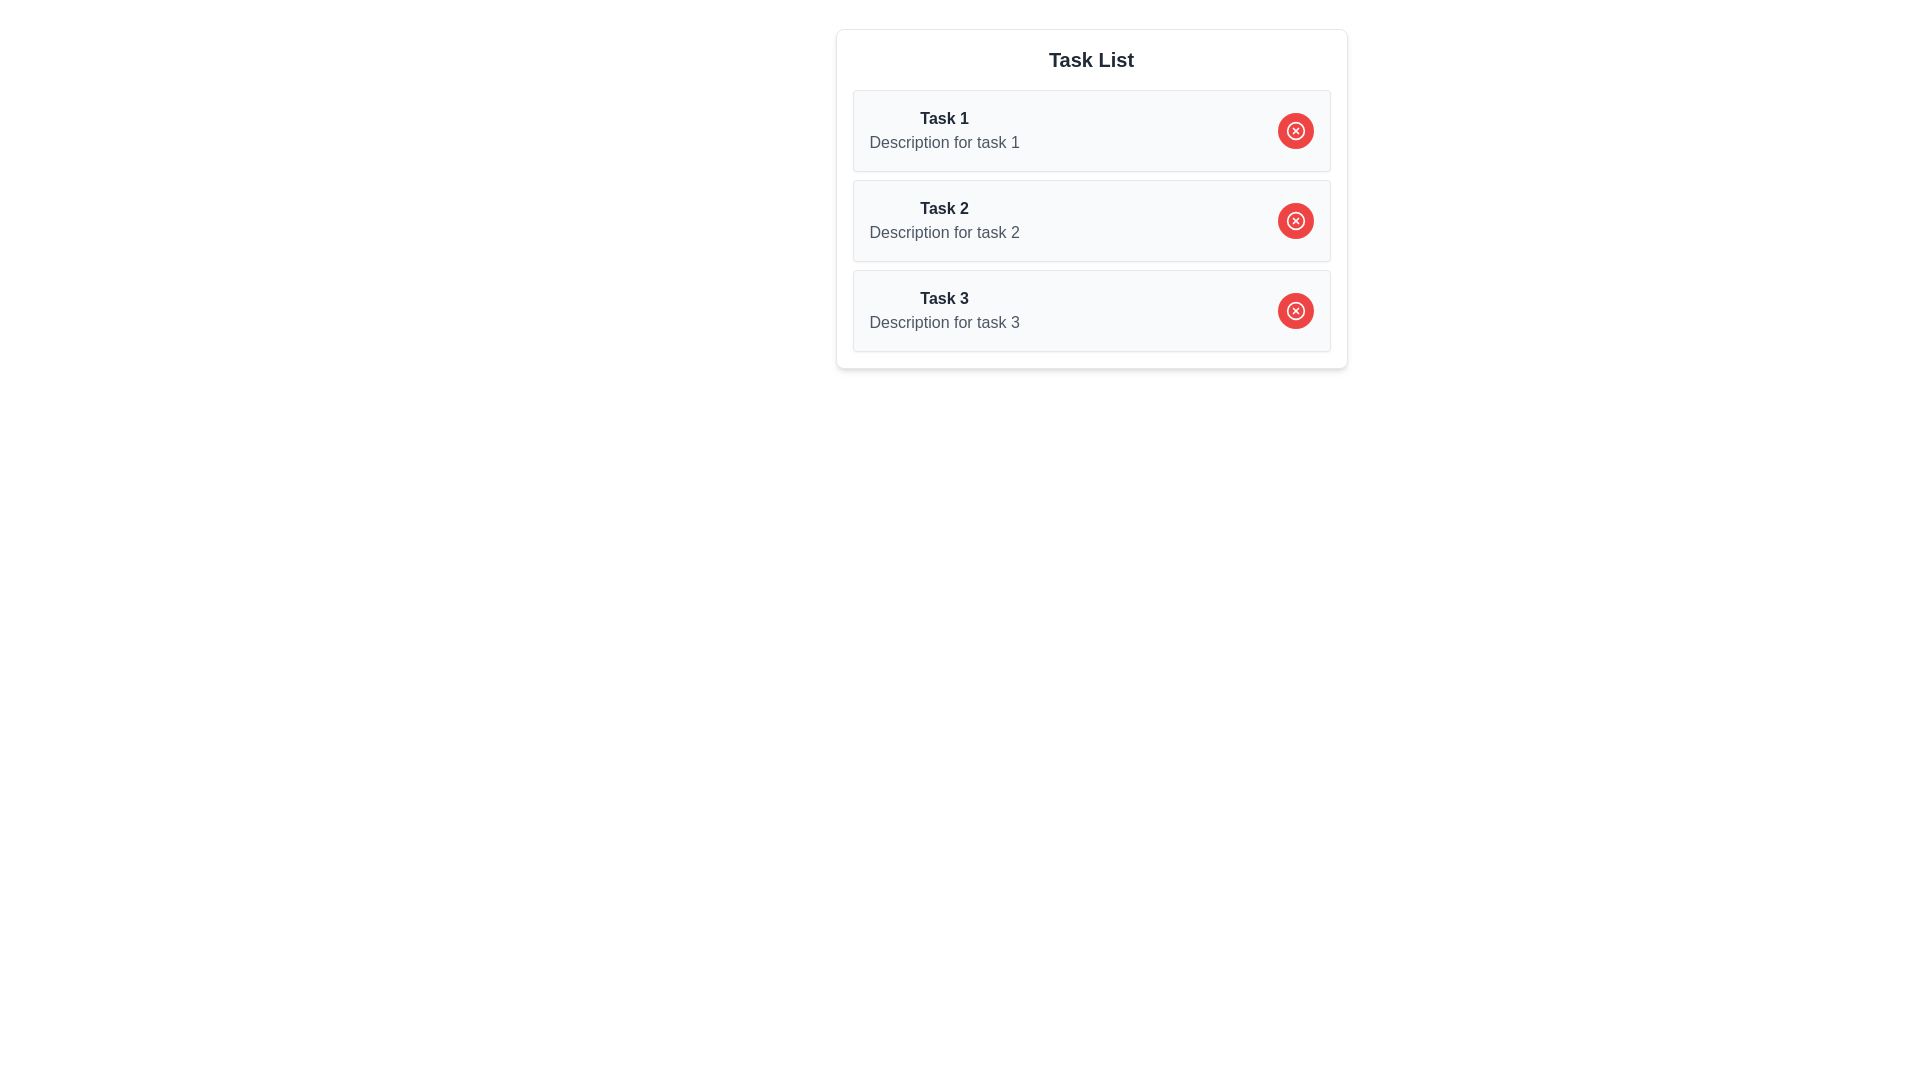 This screenshot has height=1080, width=1920. What do you see at coordinates (943, 322) in the screenshot?
I see `the descriptive text label located directly beneath the bold 'Task 3' label in the bottom-right quadrant of the interface` at bounding box center [943, 322].